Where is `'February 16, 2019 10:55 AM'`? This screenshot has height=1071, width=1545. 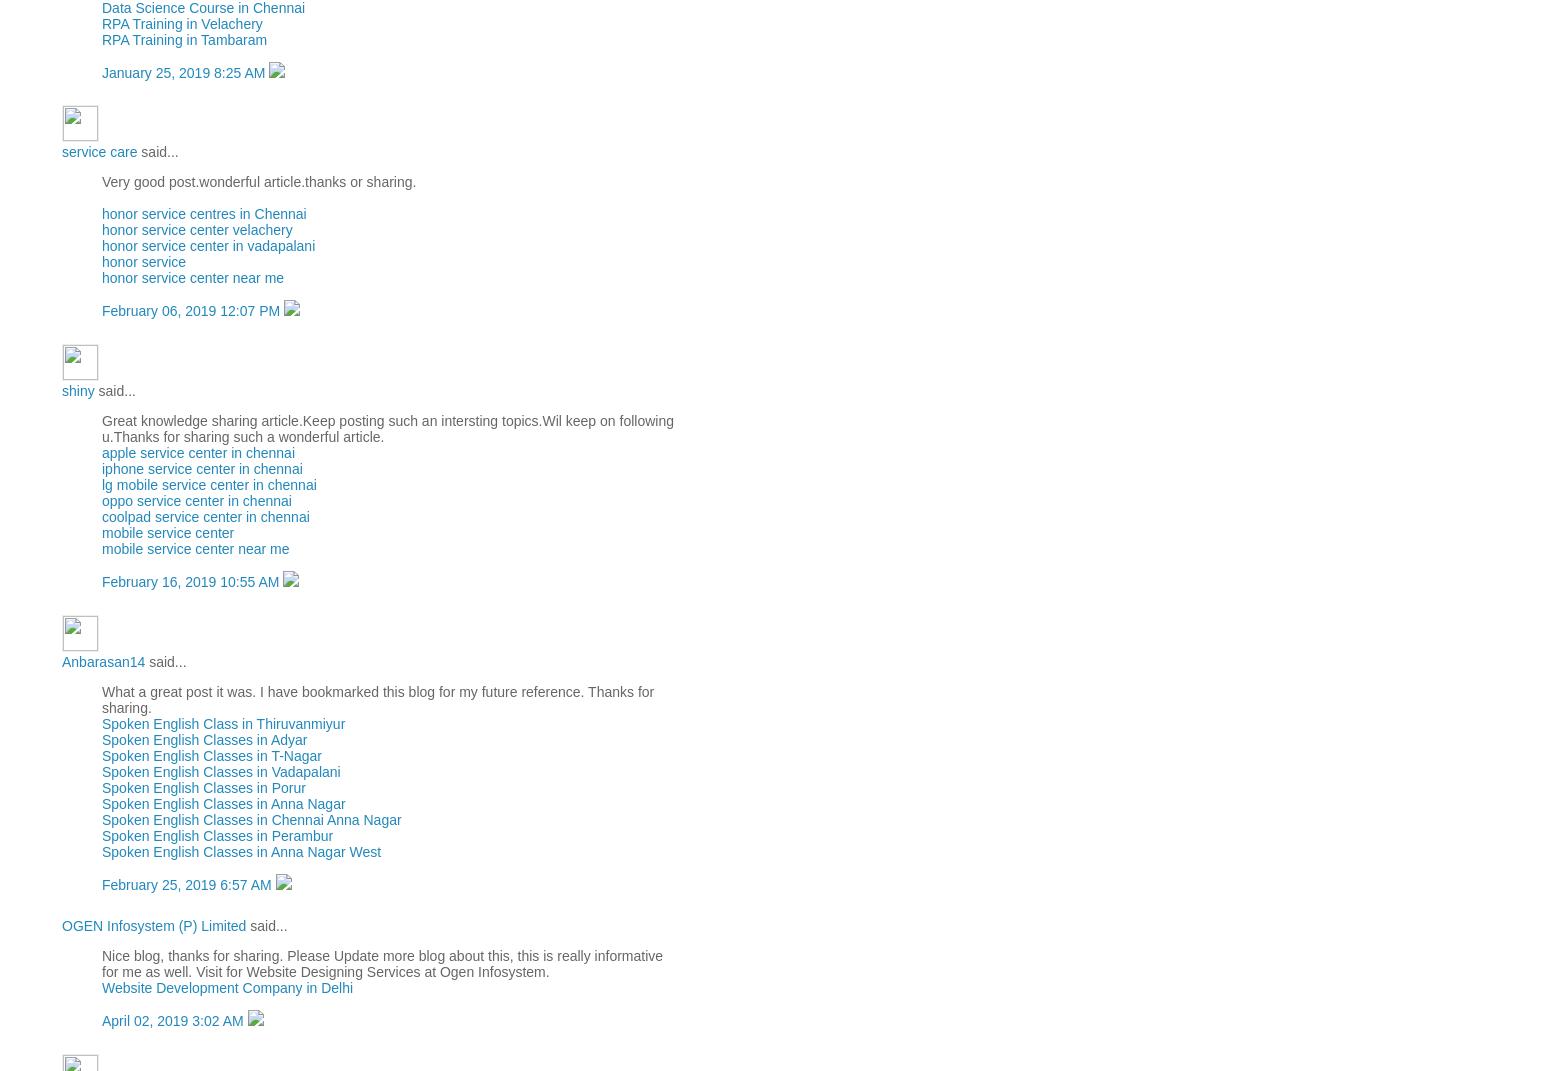 'February 16, 2019 10:55 AM' is located at coordinates (192, 581).